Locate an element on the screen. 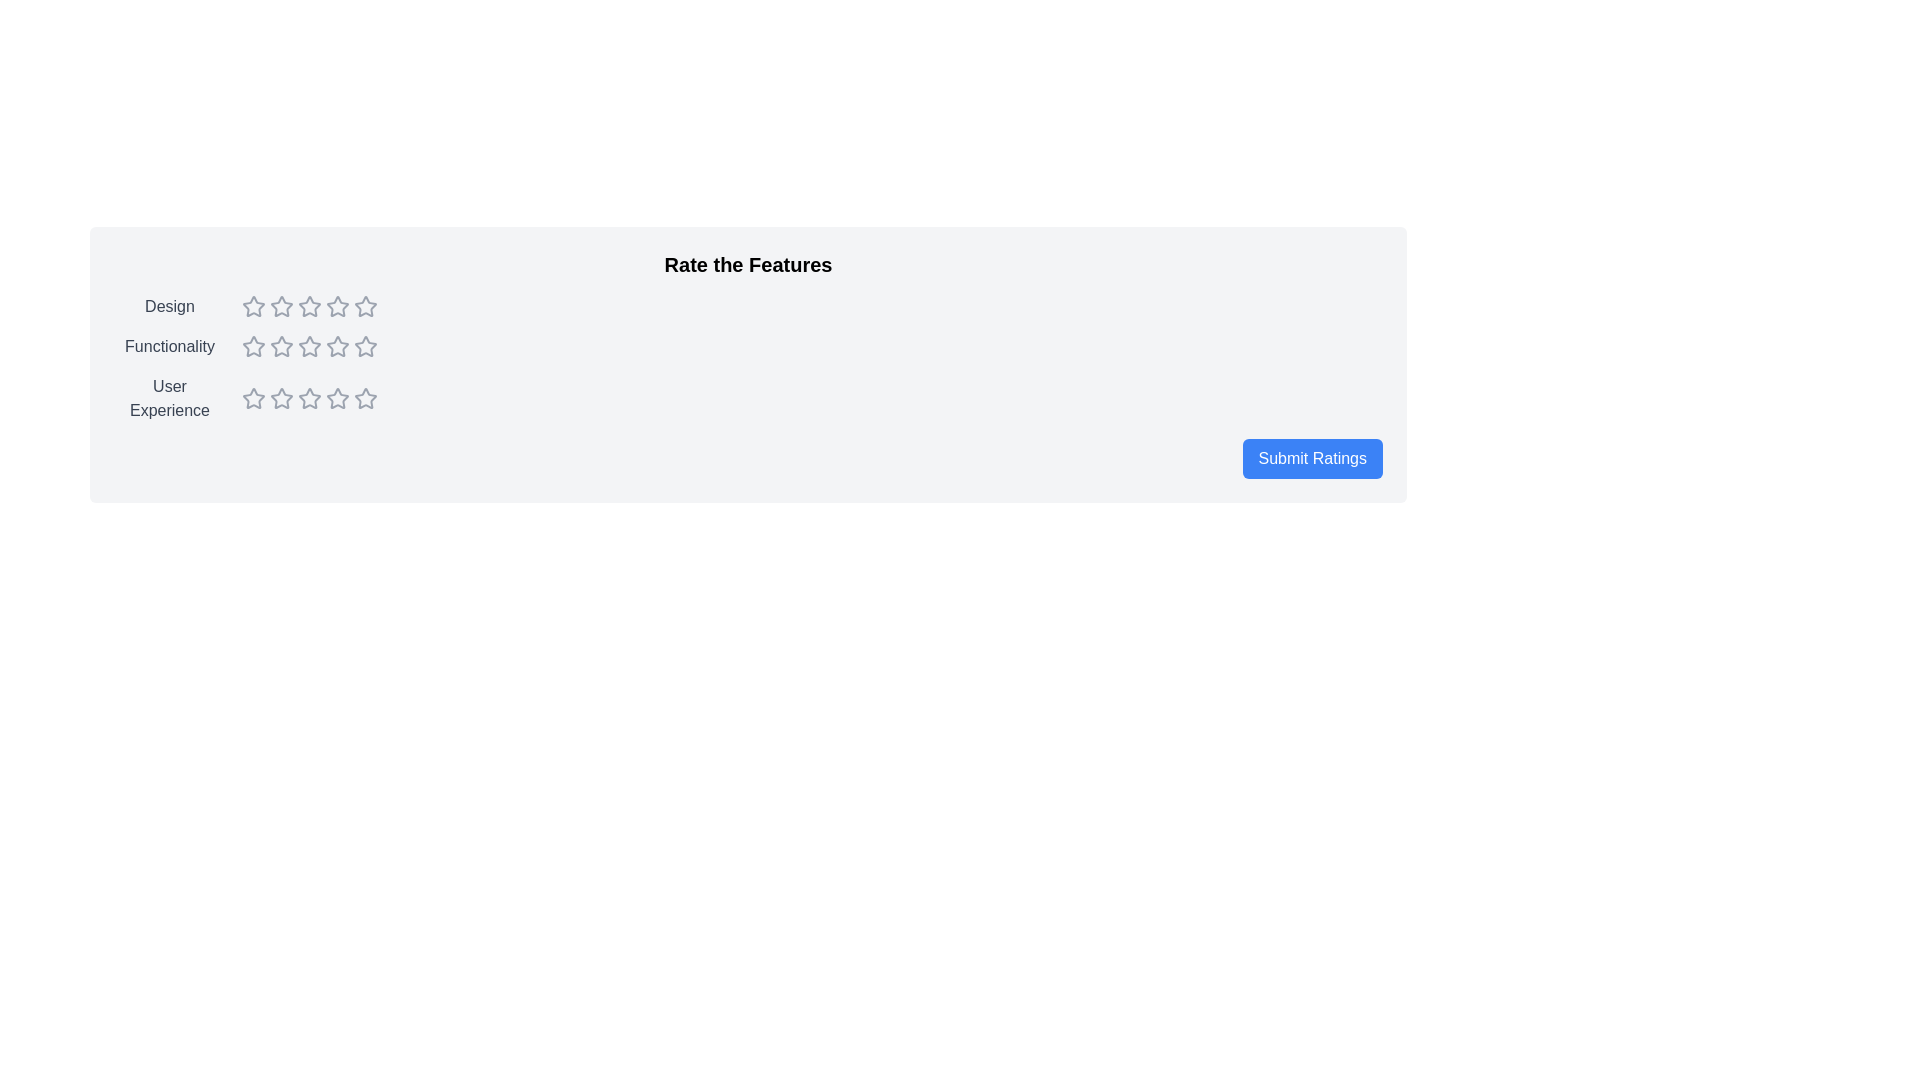  the third hollow star icon in the 'User Experience' rating row is located at coordinates (337, 398).